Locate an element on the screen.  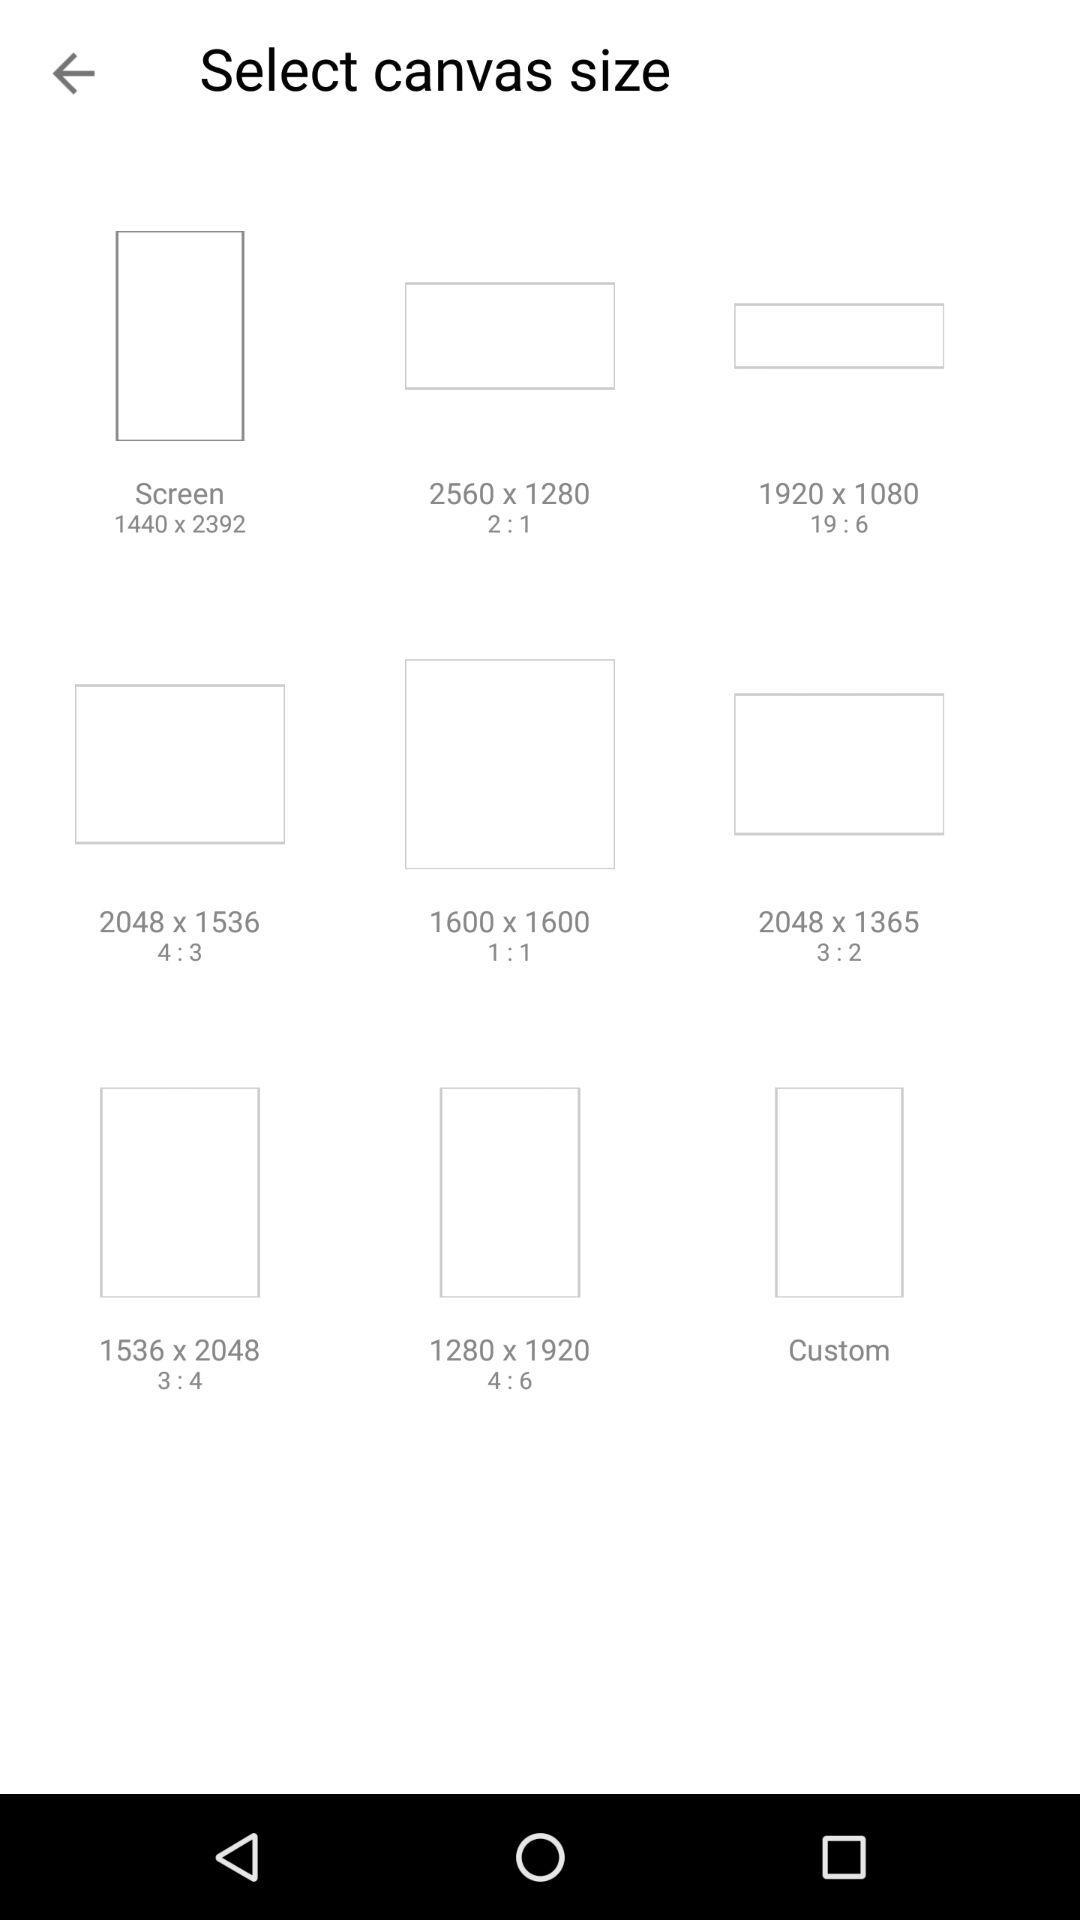
the arrow_backward icon is located at coordinates (72, 73).